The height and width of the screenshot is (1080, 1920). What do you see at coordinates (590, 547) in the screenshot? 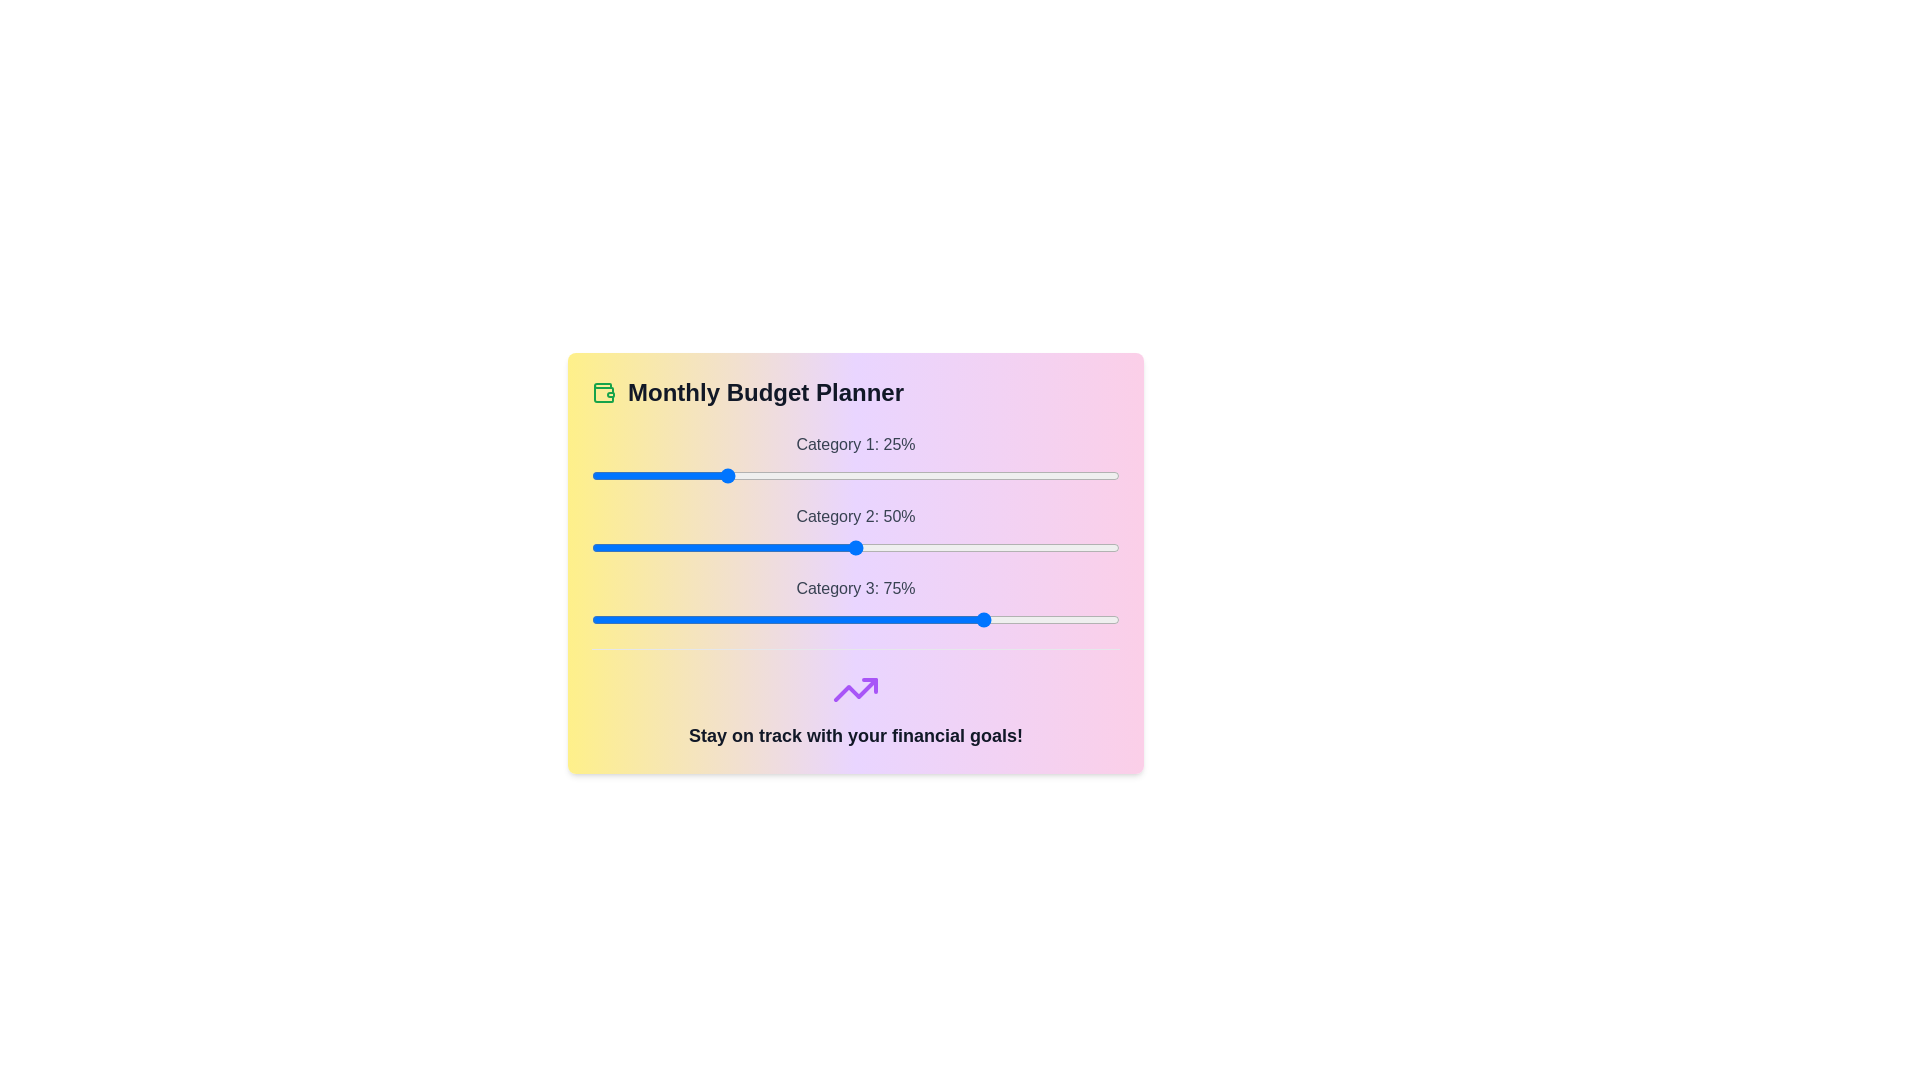
I see `the slider for Category 2 to 0%` at bounding box center [590, 547].